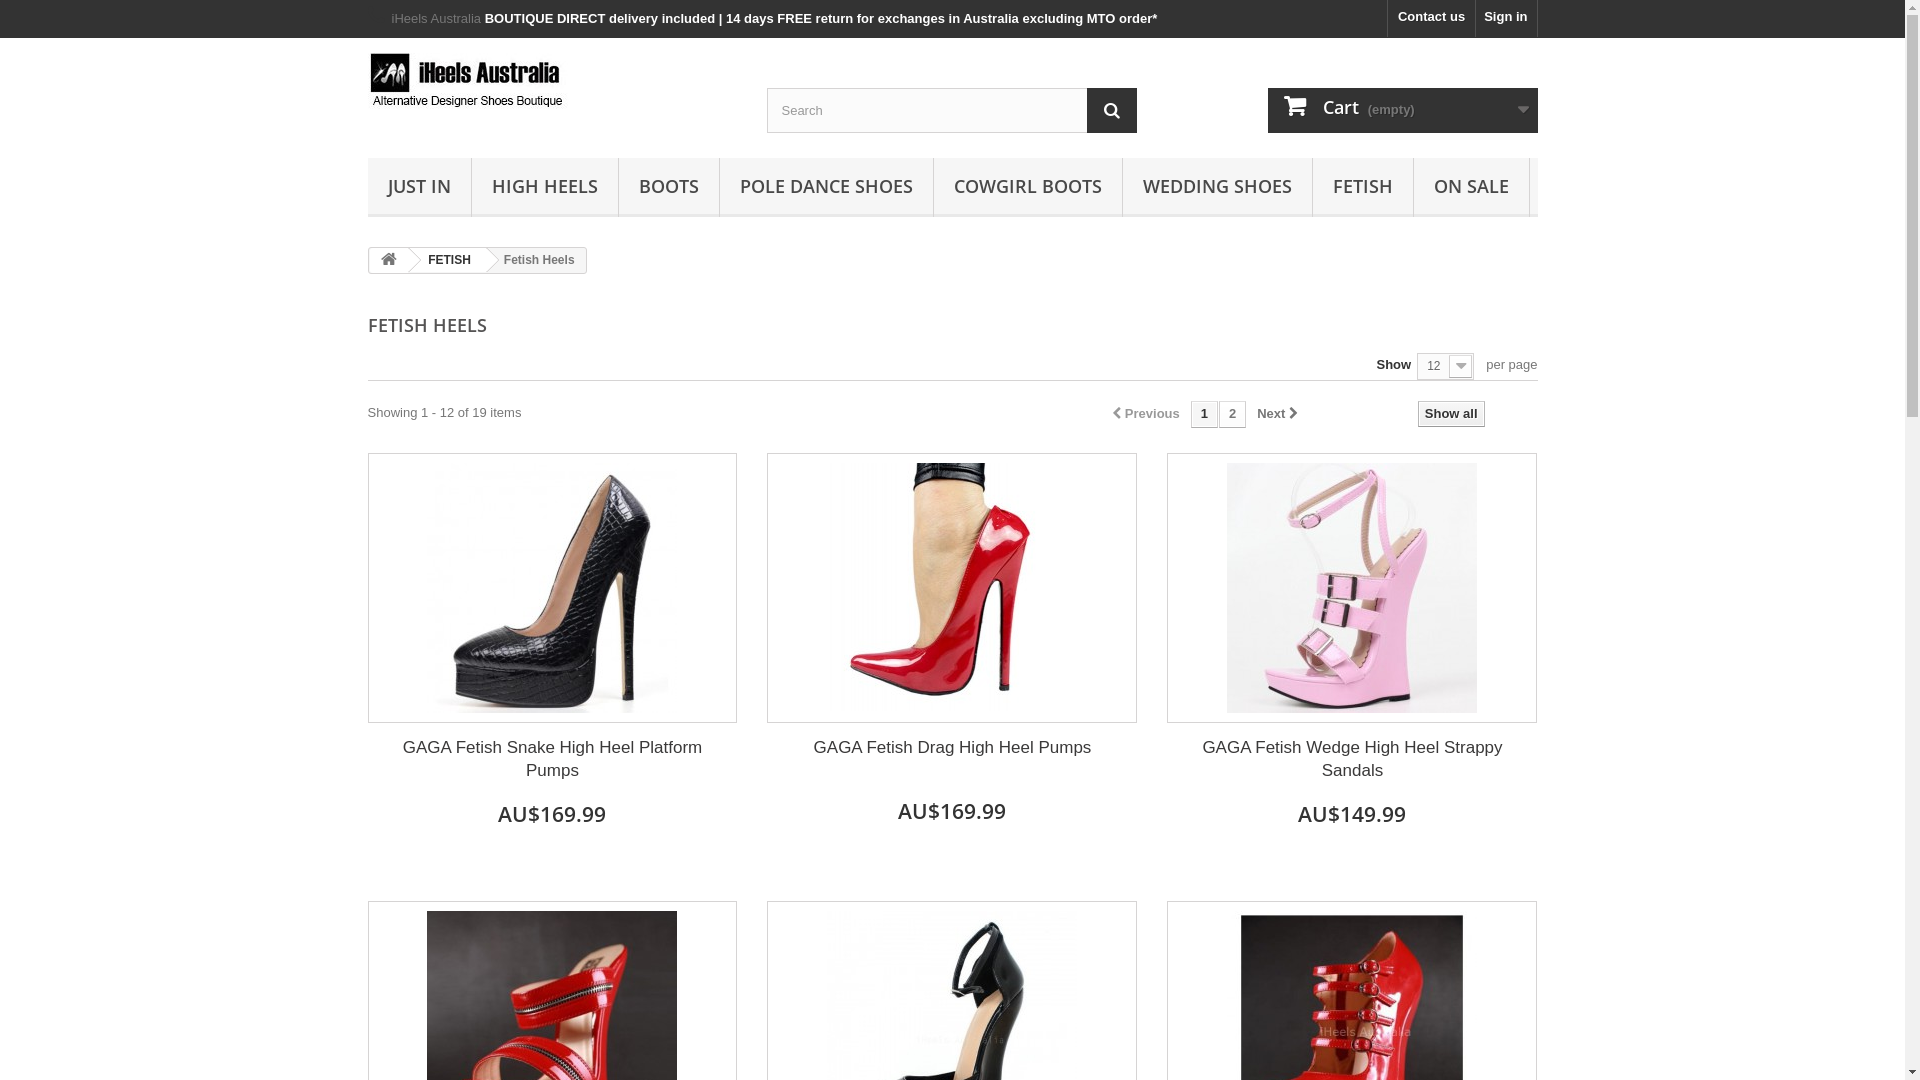 This screenshot has height=1080, width=1920. Describe the element at coordinates (1027, 187) in the screenshot. I see `'COWGIRL BOOTS'` at that location.